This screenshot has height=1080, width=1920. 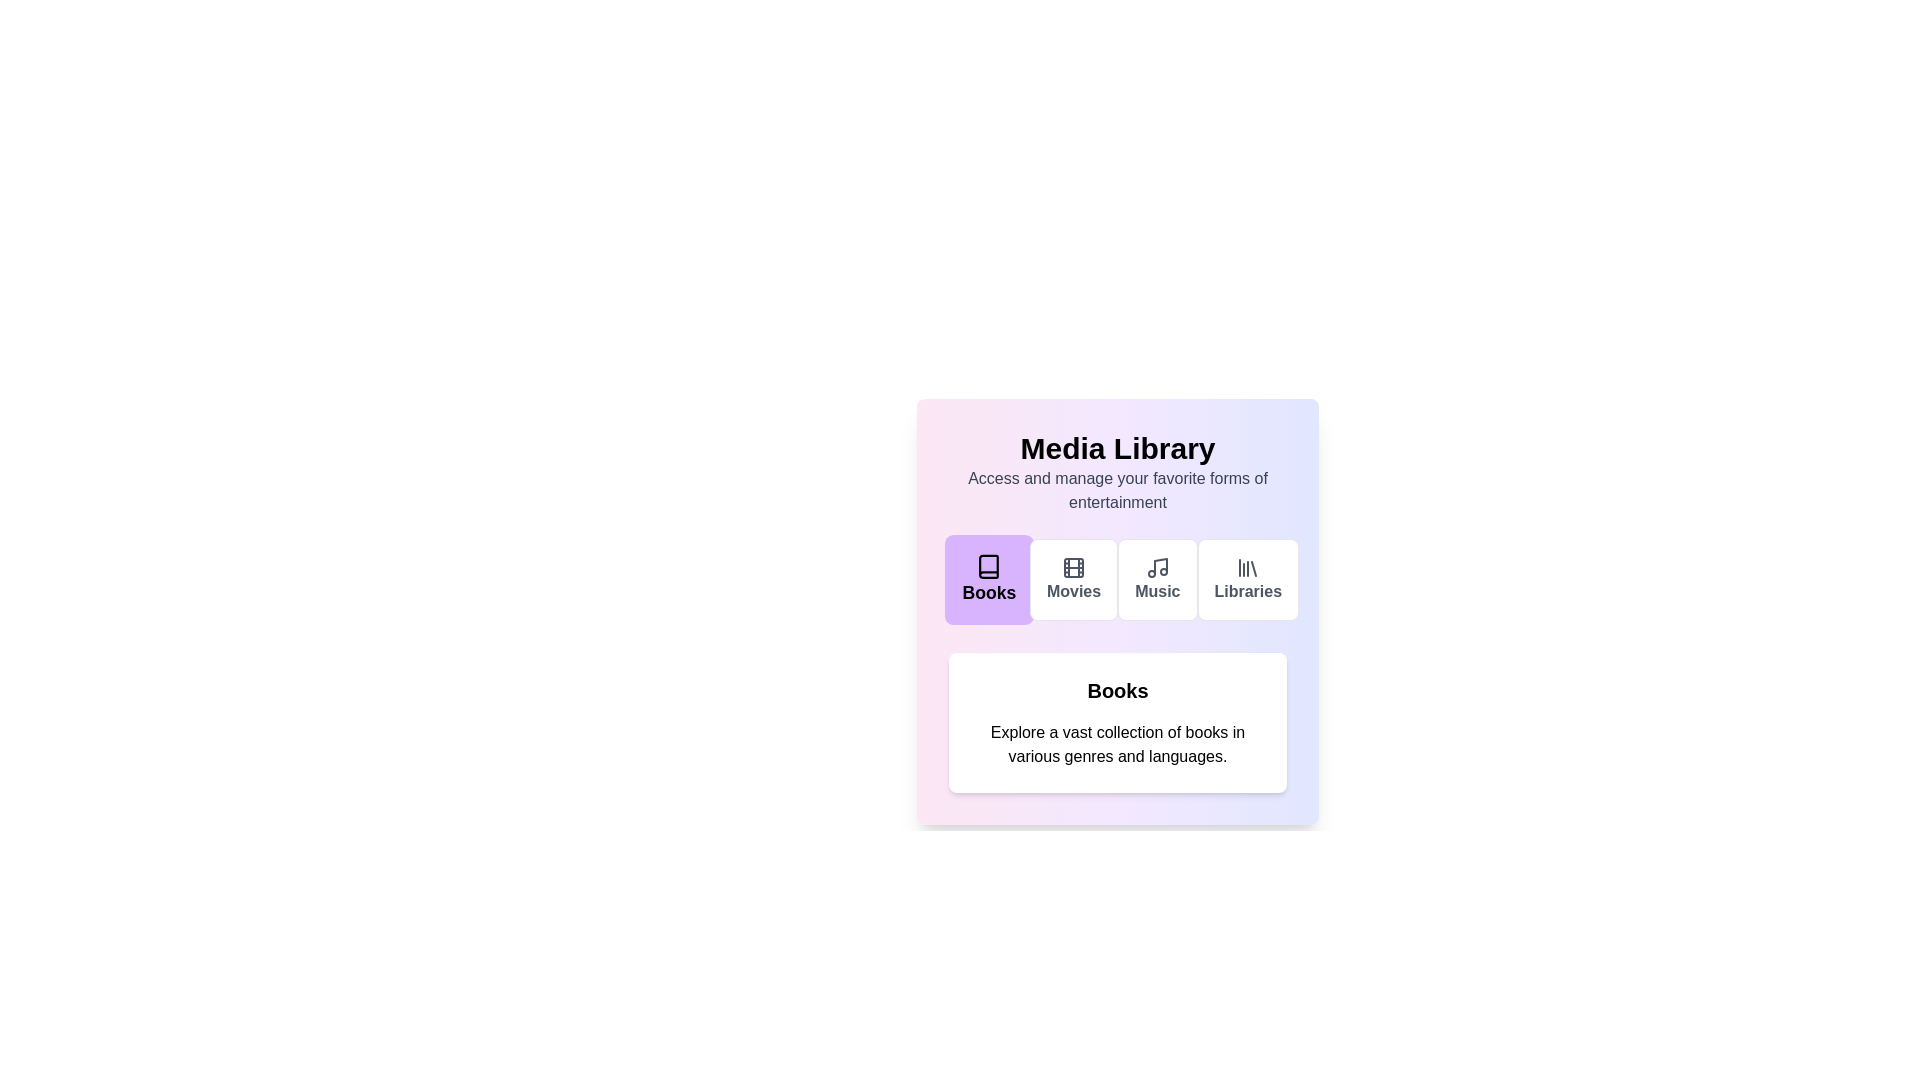 What do you see at coordinates (989, 579) in the screenshot?
I see `the Books tab by clicking on its button` at bounding box center [989, 579].